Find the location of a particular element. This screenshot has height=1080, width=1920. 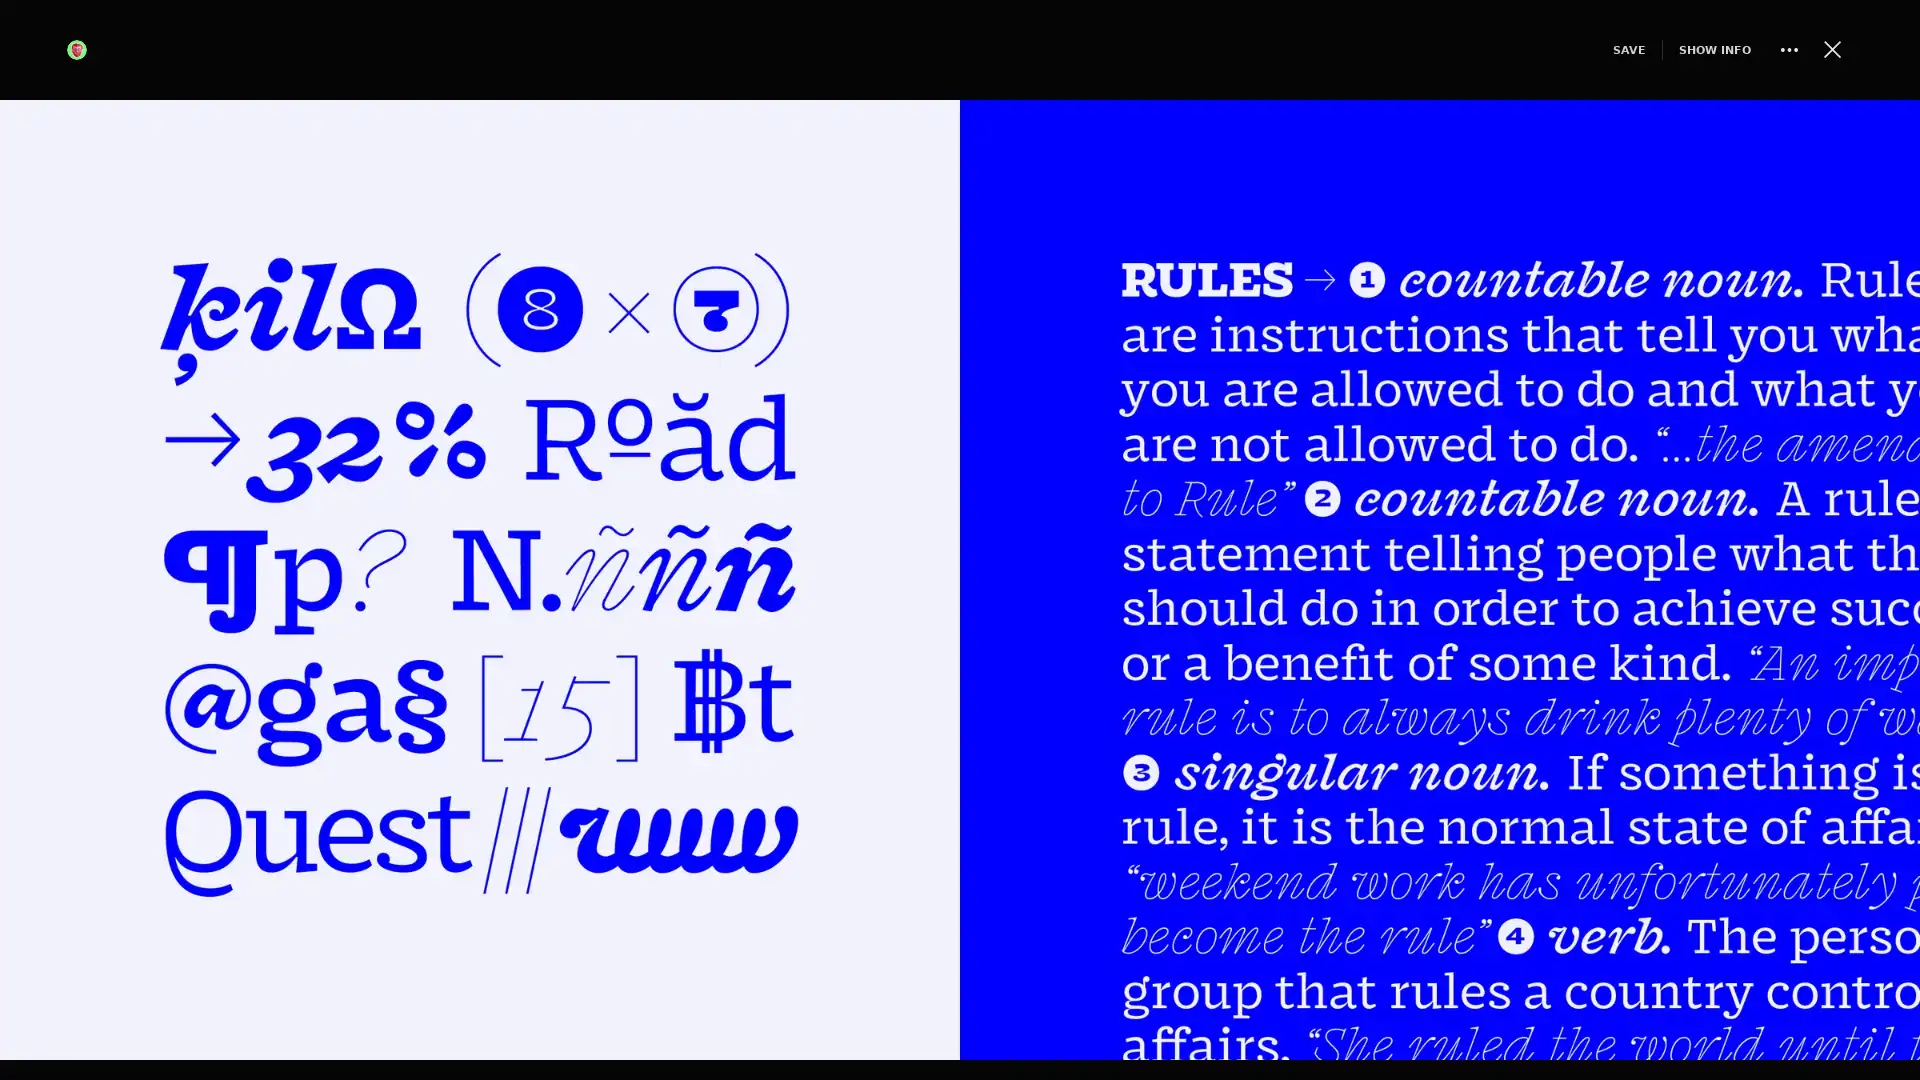

SAVE is located at coordinates (1593, 48).